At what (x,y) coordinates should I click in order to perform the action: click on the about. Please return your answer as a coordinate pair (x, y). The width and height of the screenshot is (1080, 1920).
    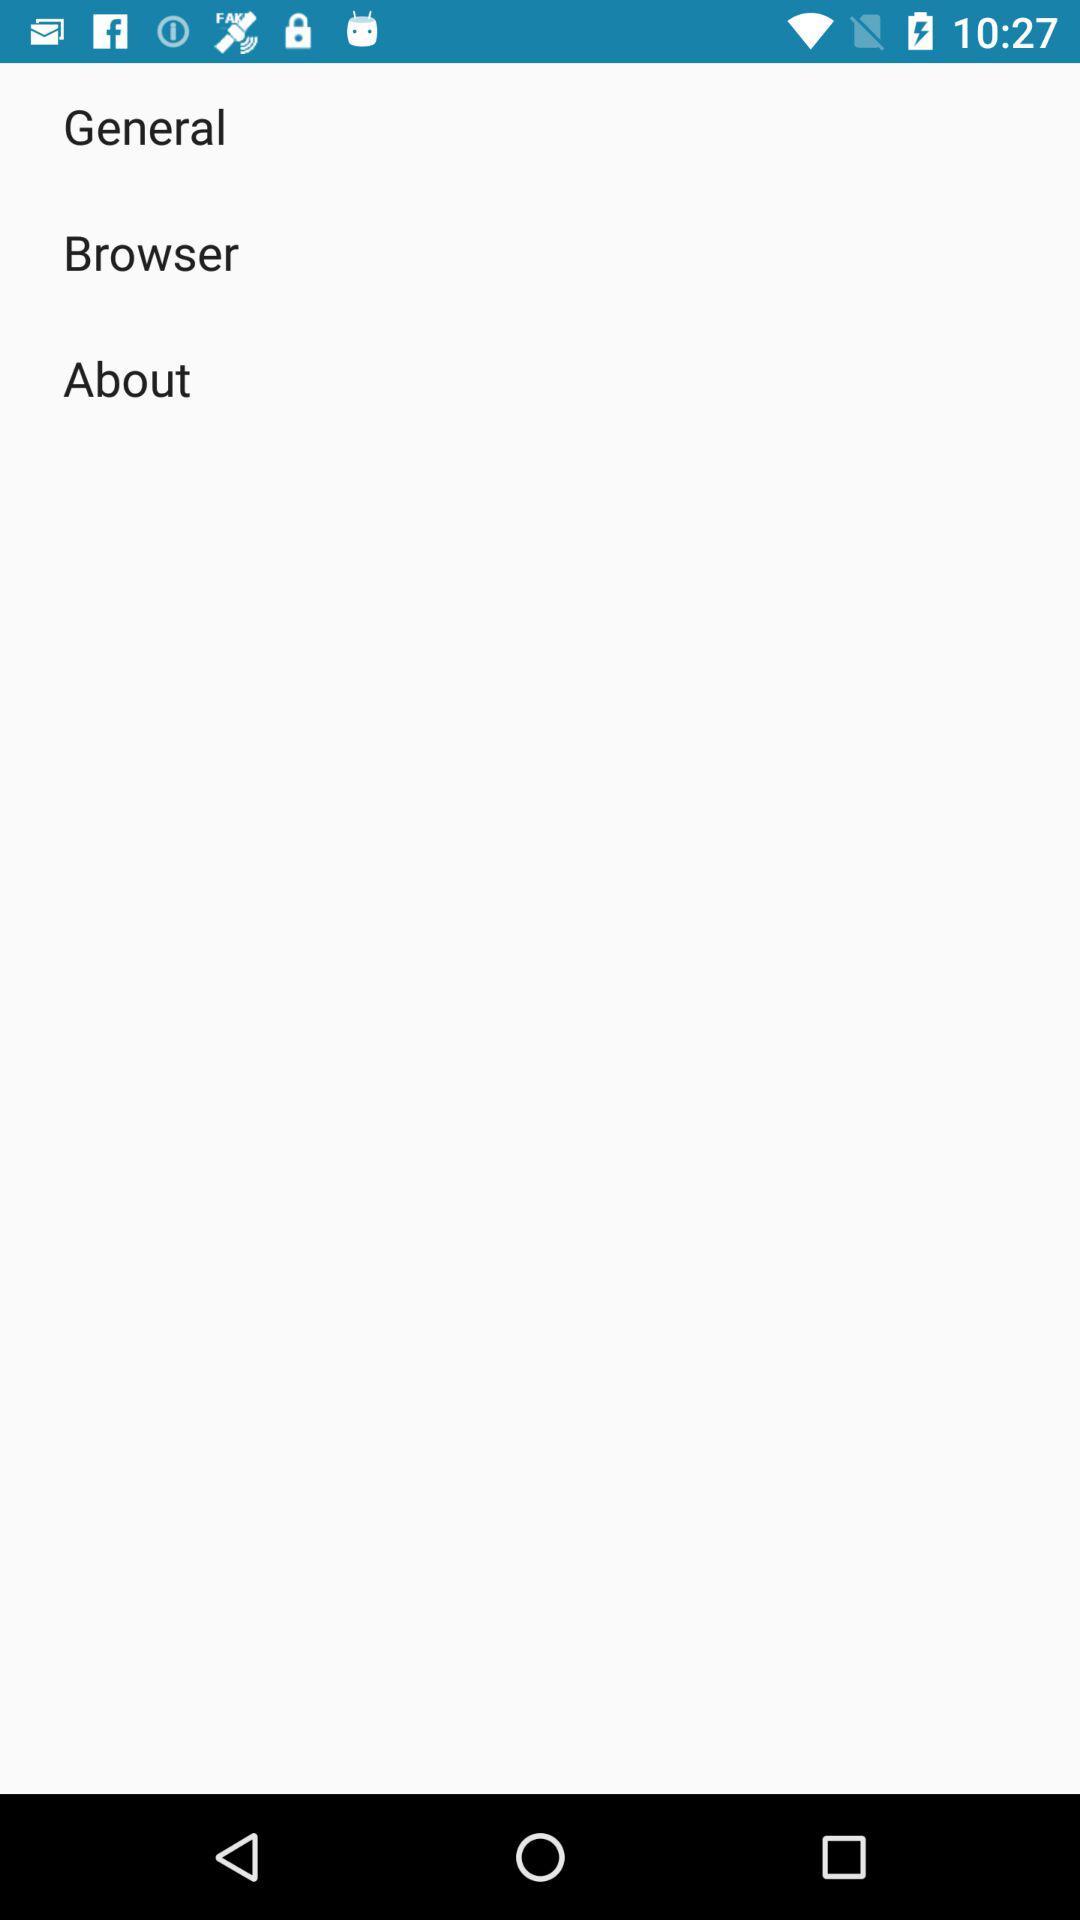
    Looking at the image, I should click on (127, 378).